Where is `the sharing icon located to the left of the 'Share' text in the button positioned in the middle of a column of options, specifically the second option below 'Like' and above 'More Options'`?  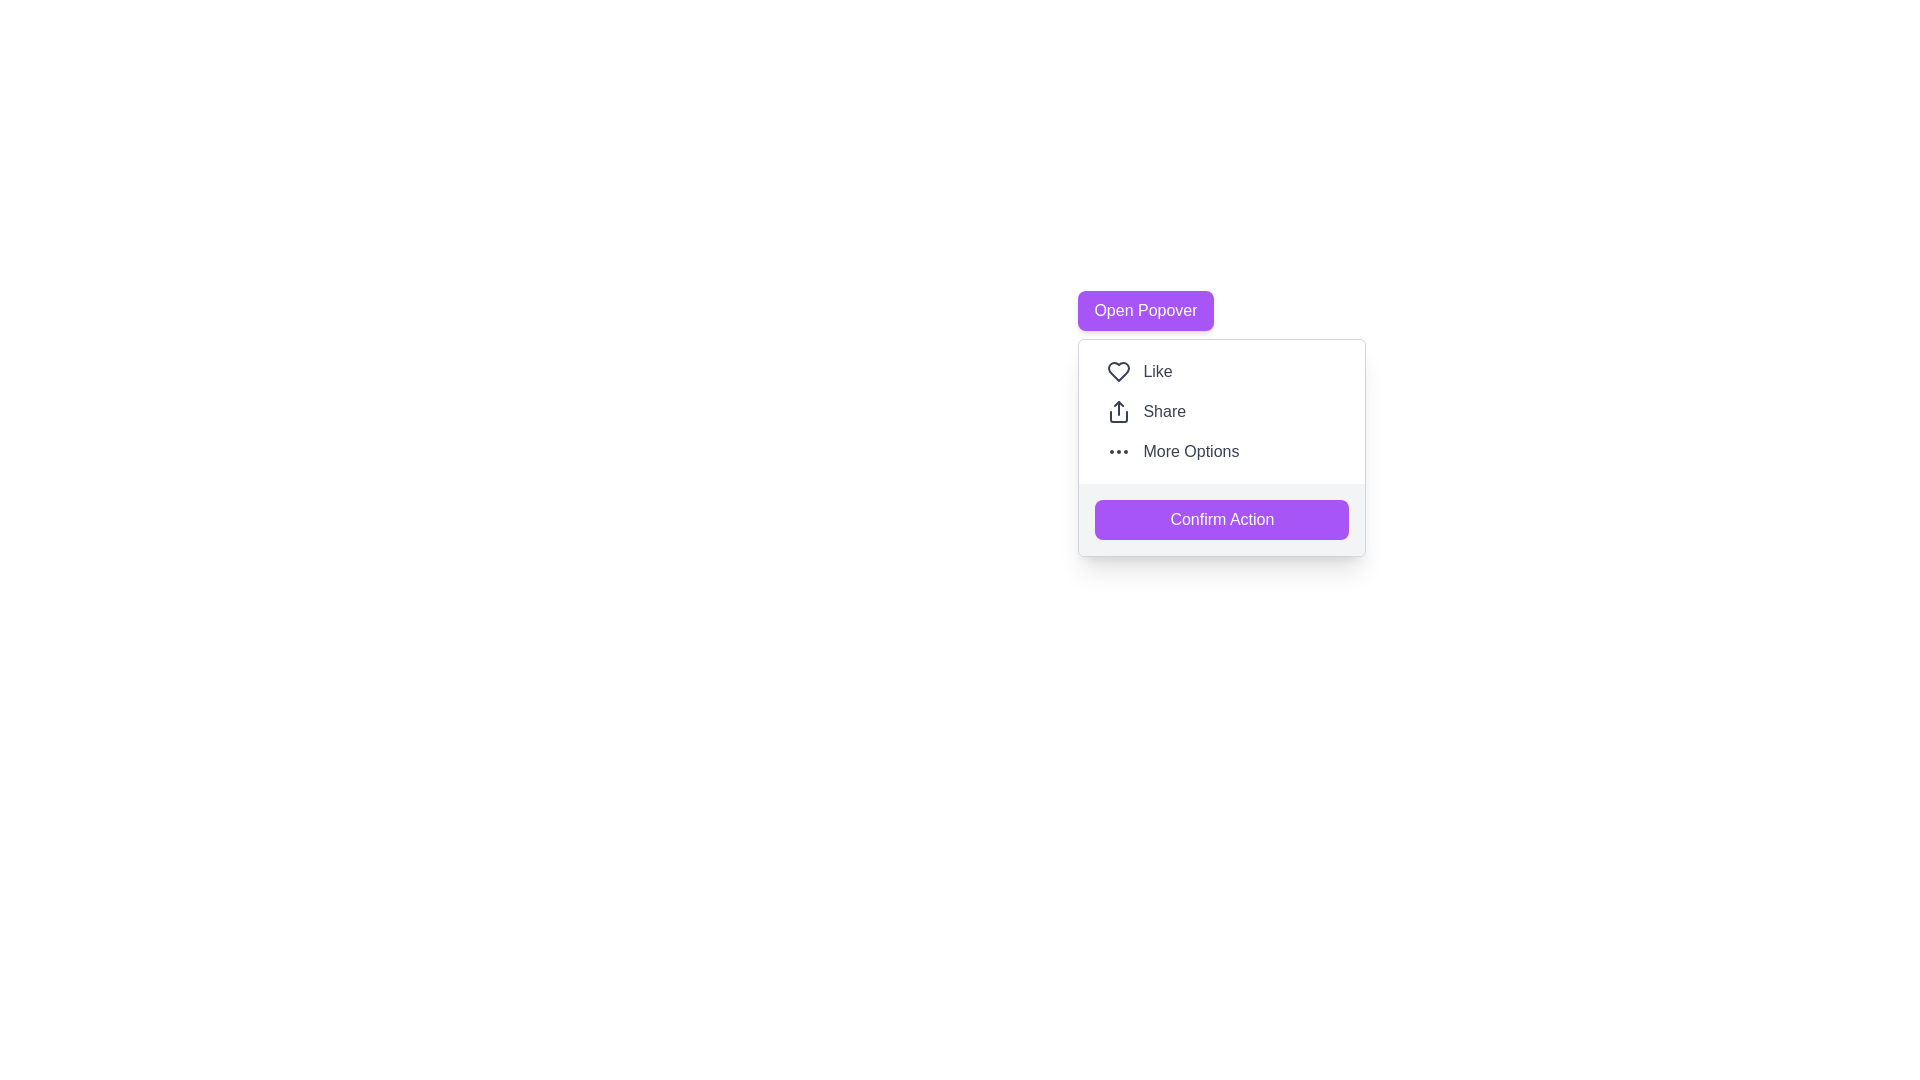 the sharing icon located to the left of the 'Share' text in the button positioned in the middle of a column of options, specifically the second option below 'Like' and above 'More Options' is located at coordinates (1118, 411).